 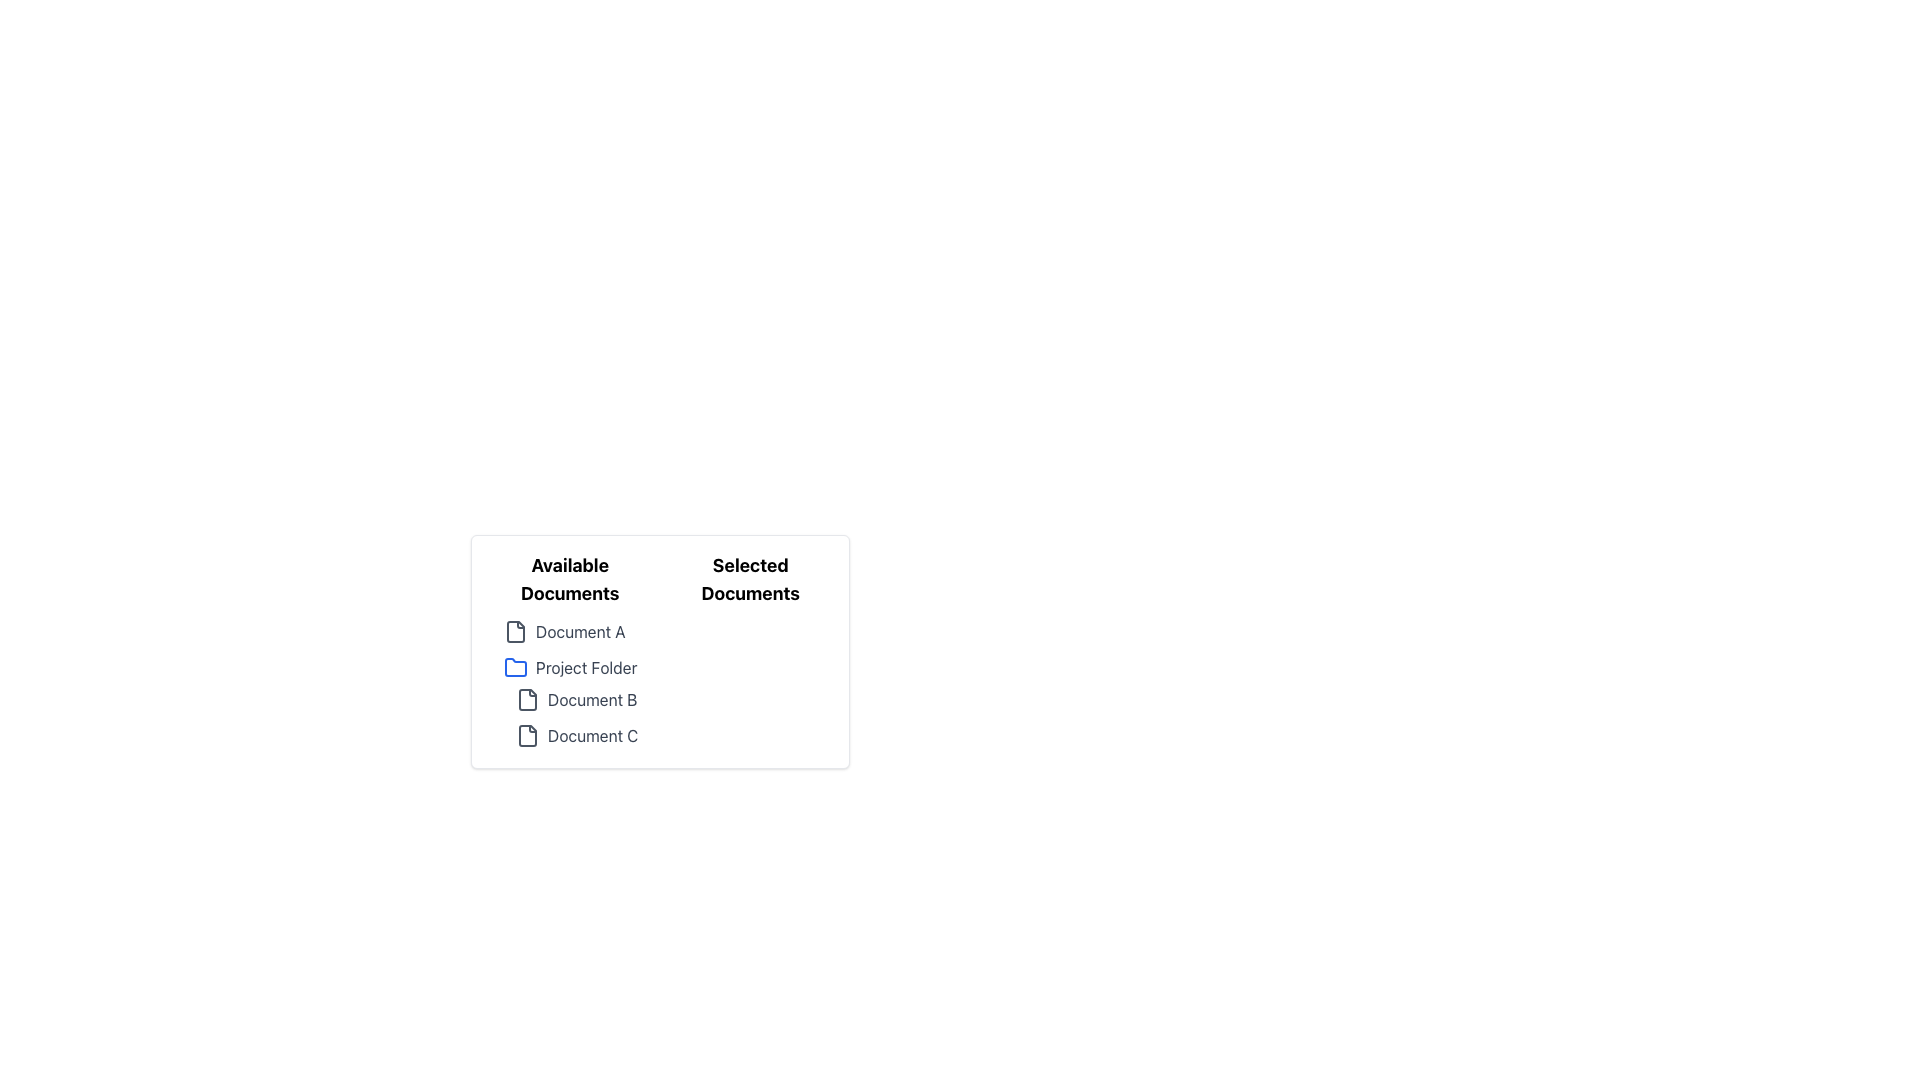 What do you see at coordinates (569, 579) in the screenshot?
I see `the Text label that defines the section for document selection, located at the top of the document-related information section` at bounding box center [569, 579].